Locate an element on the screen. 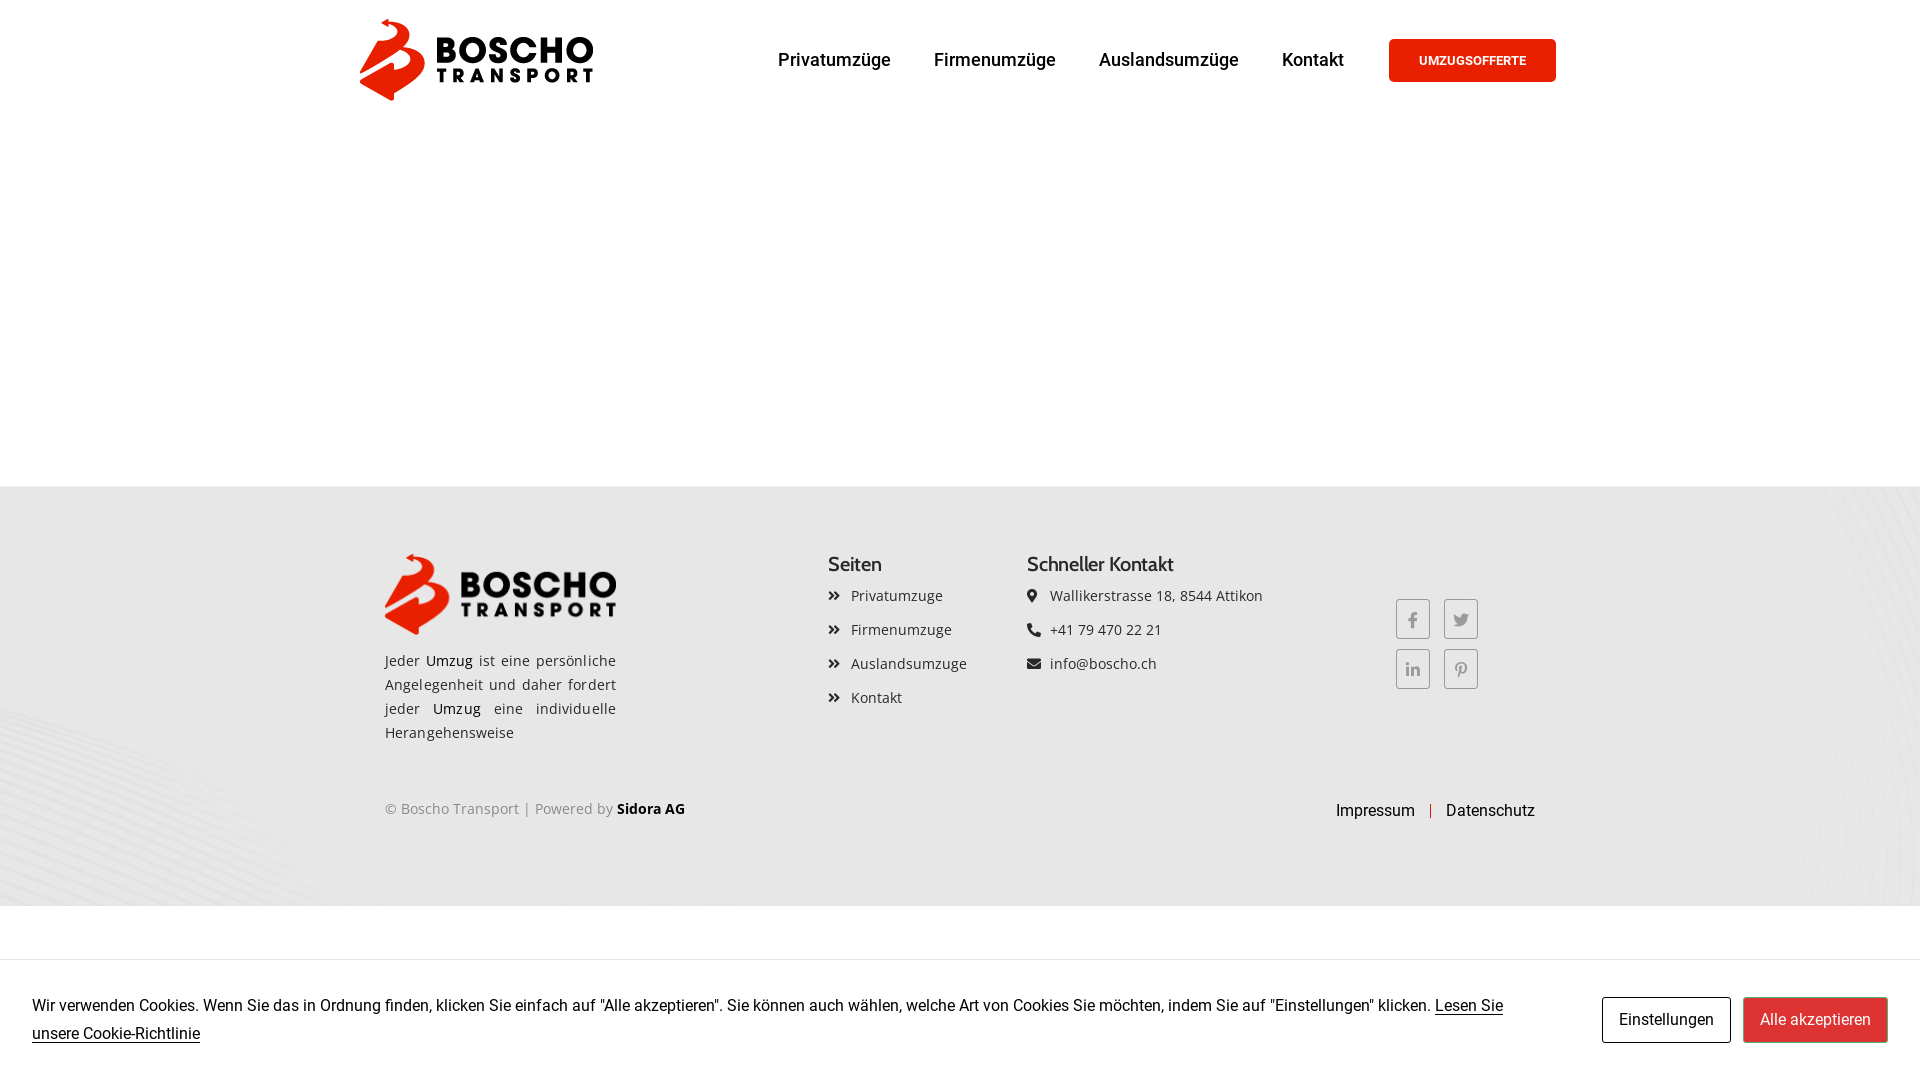 This screenshot has height=1080, width=1920. 'Umzug' is located at coordinates (449, 660).